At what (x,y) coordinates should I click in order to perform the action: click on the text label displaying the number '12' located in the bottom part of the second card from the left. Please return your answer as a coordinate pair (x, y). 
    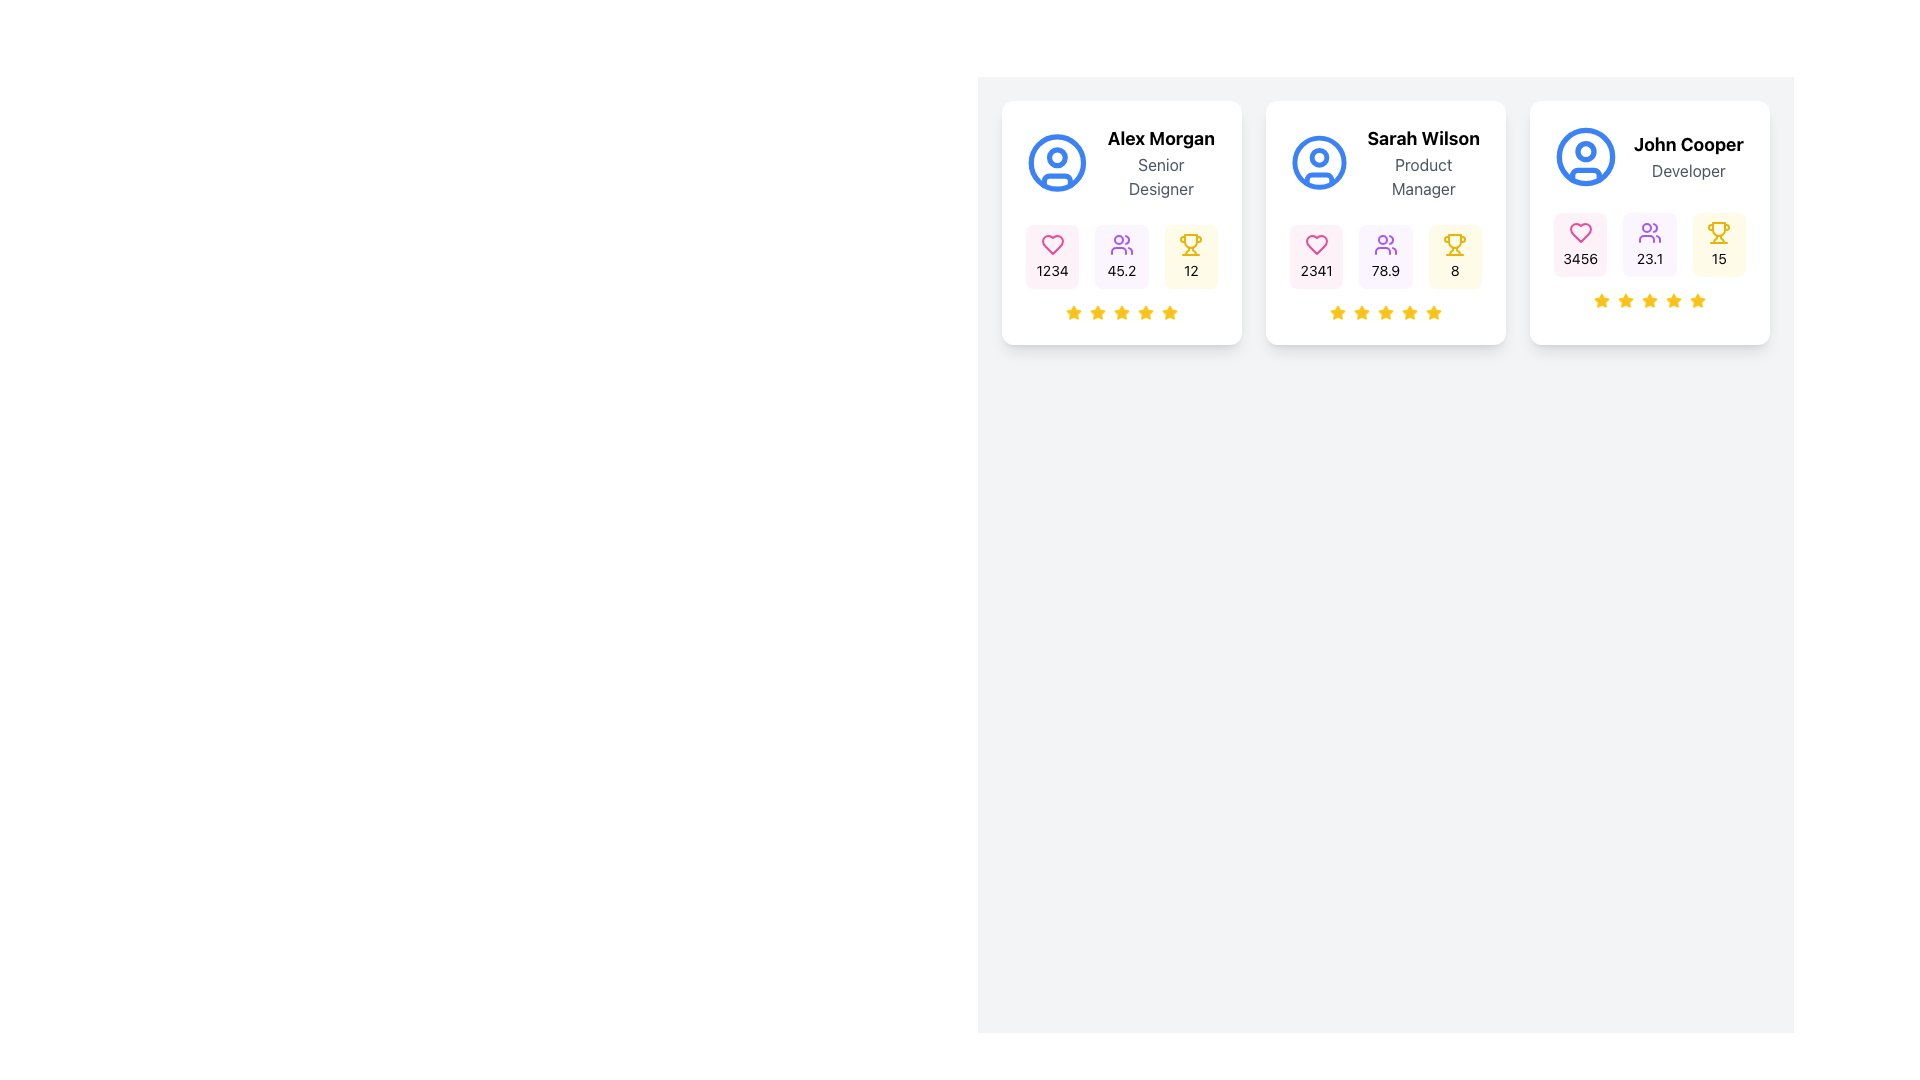
    Looking at the image, I should click on (1191, 270).